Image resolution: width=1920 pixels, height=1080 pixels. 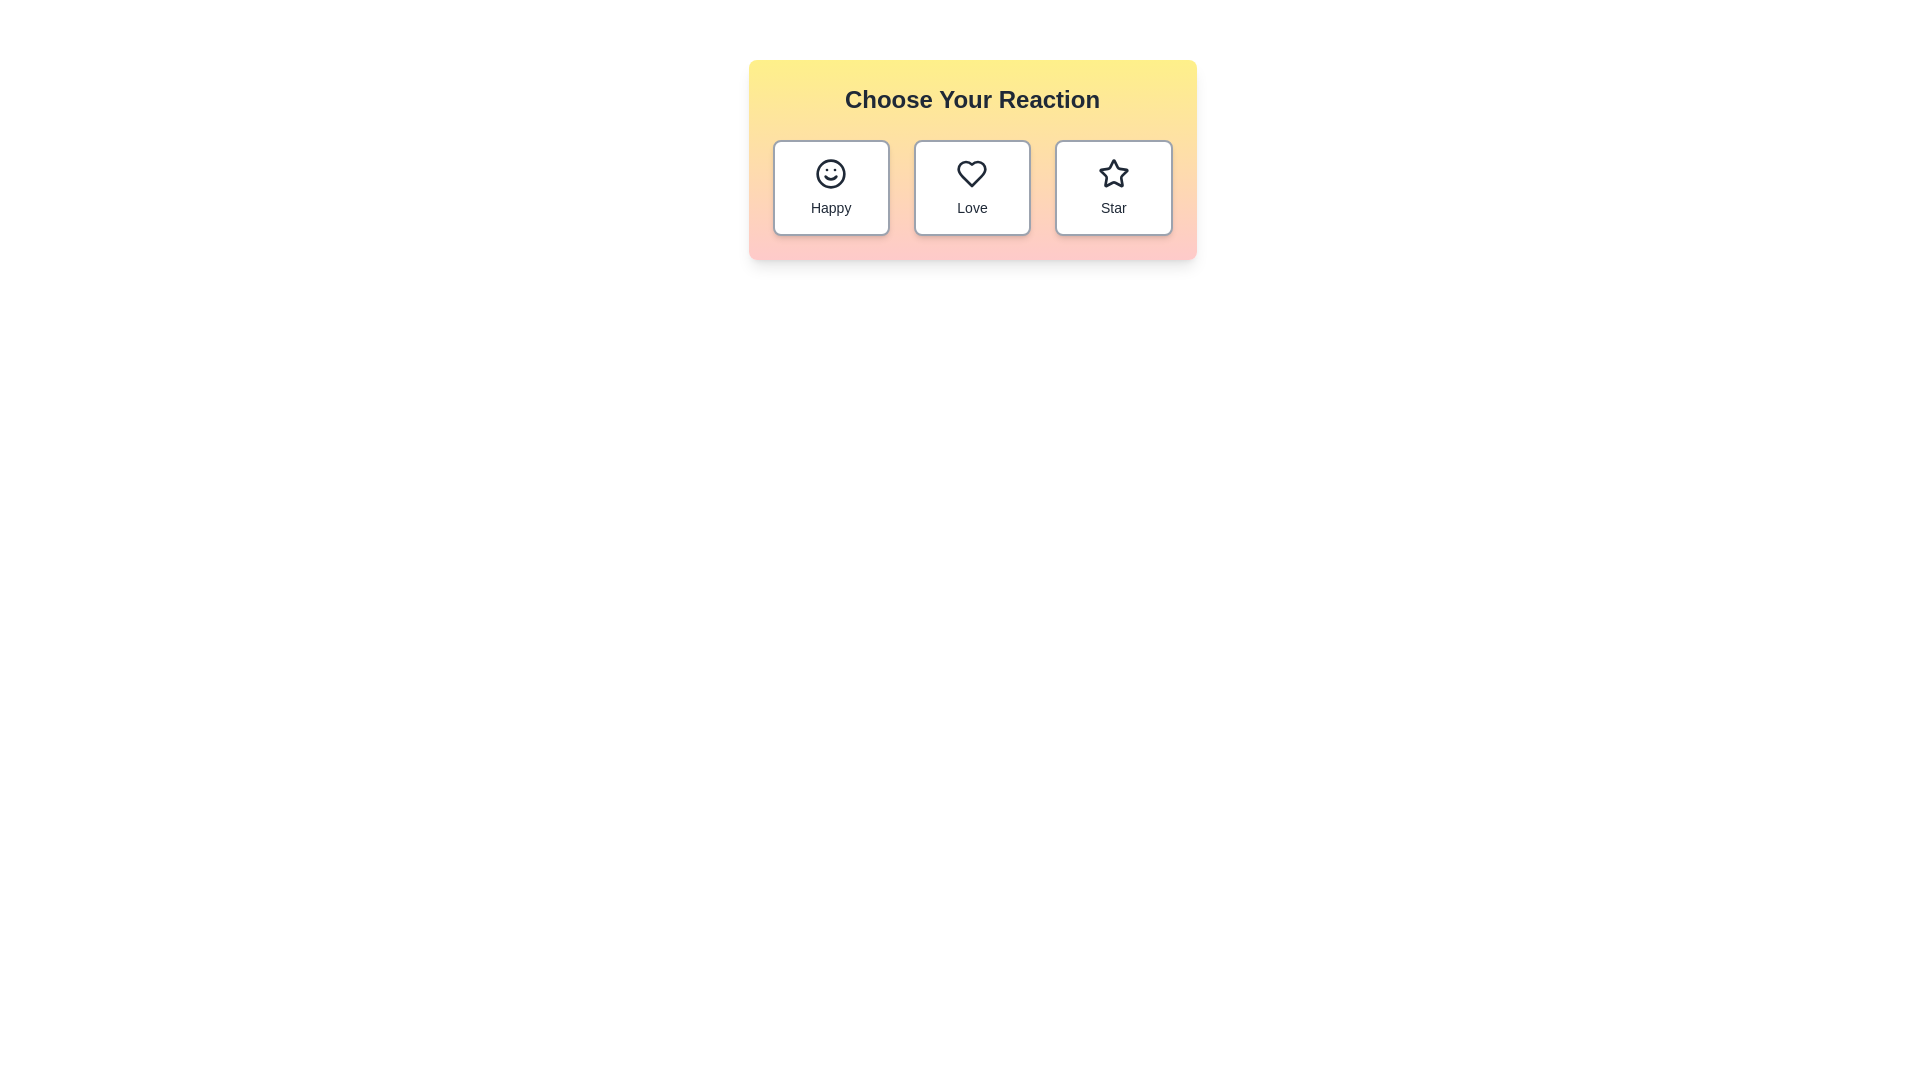 I want to click on the reaction icon corresponding to Star to toggle its selection, so click(x=1112, y=188).